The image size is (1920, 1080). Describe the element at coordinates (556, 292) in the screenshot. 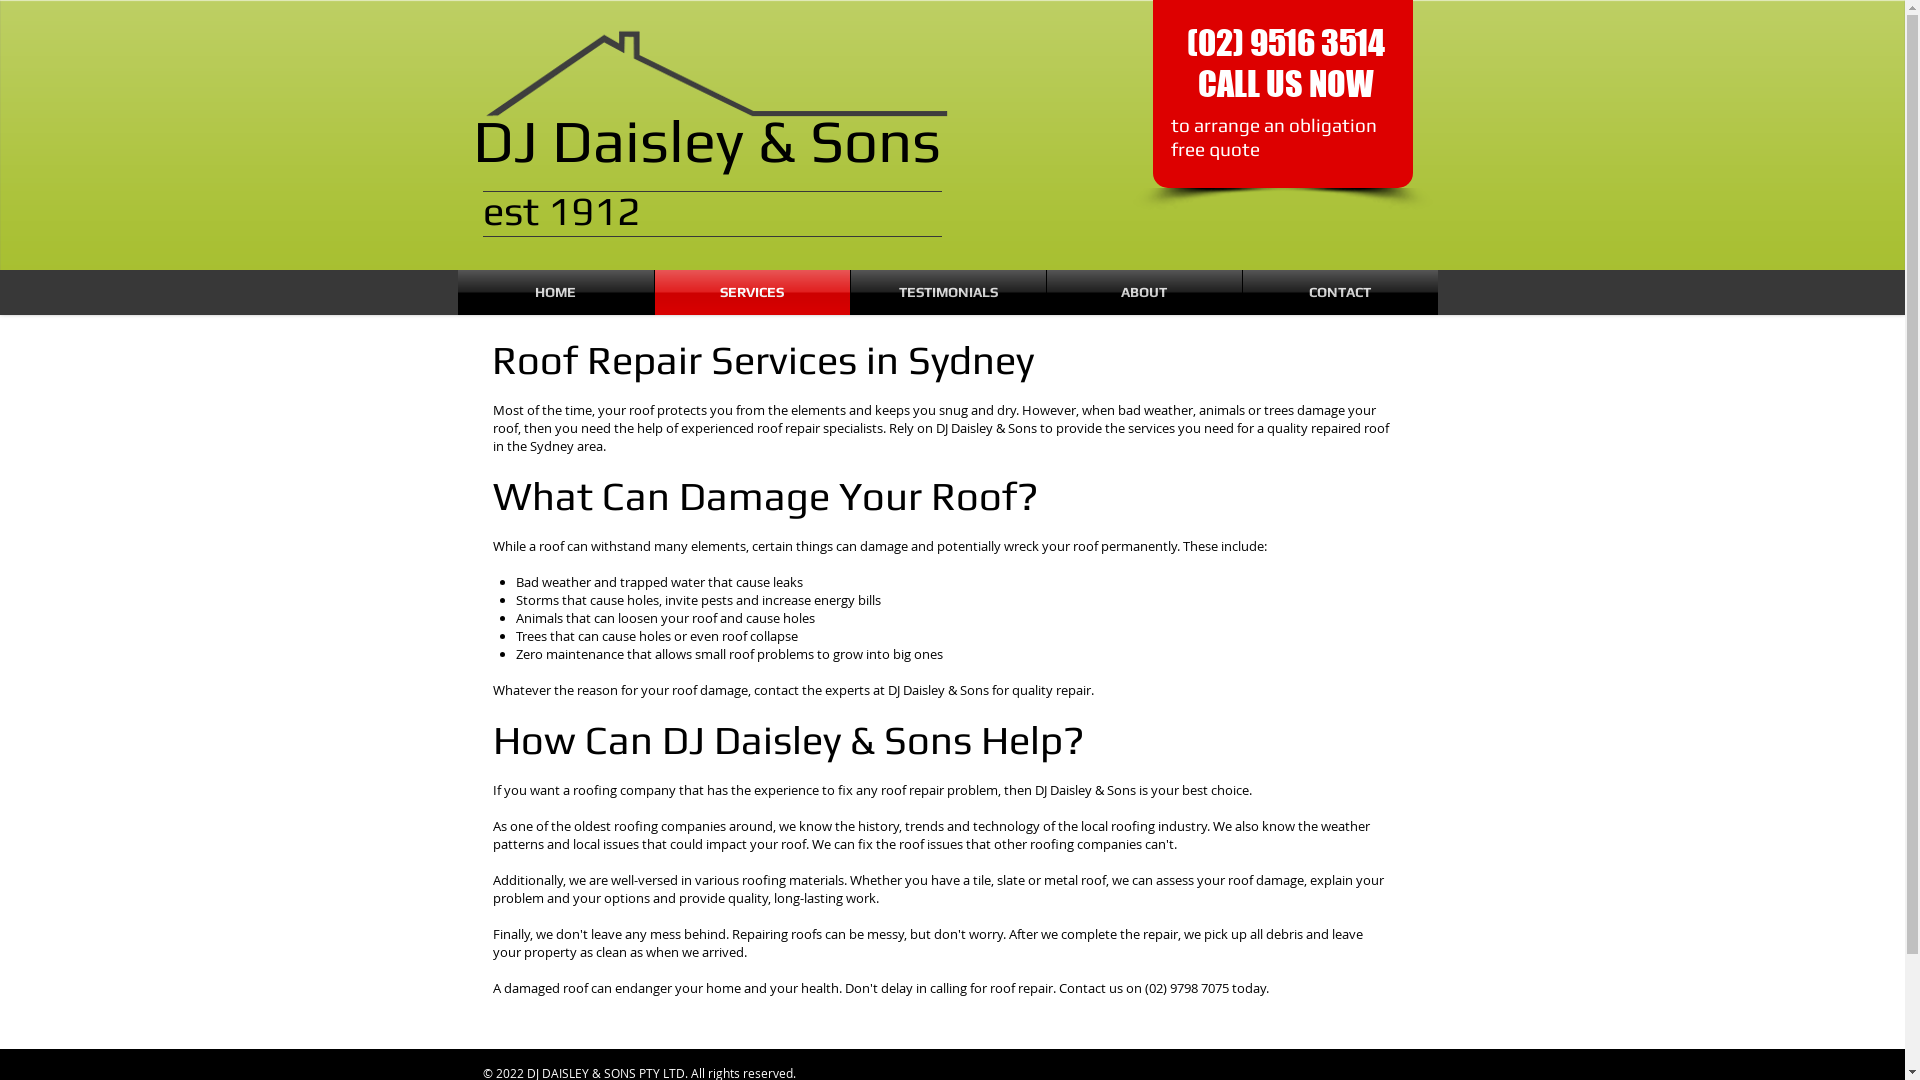

I see `'HOME'` at that location.